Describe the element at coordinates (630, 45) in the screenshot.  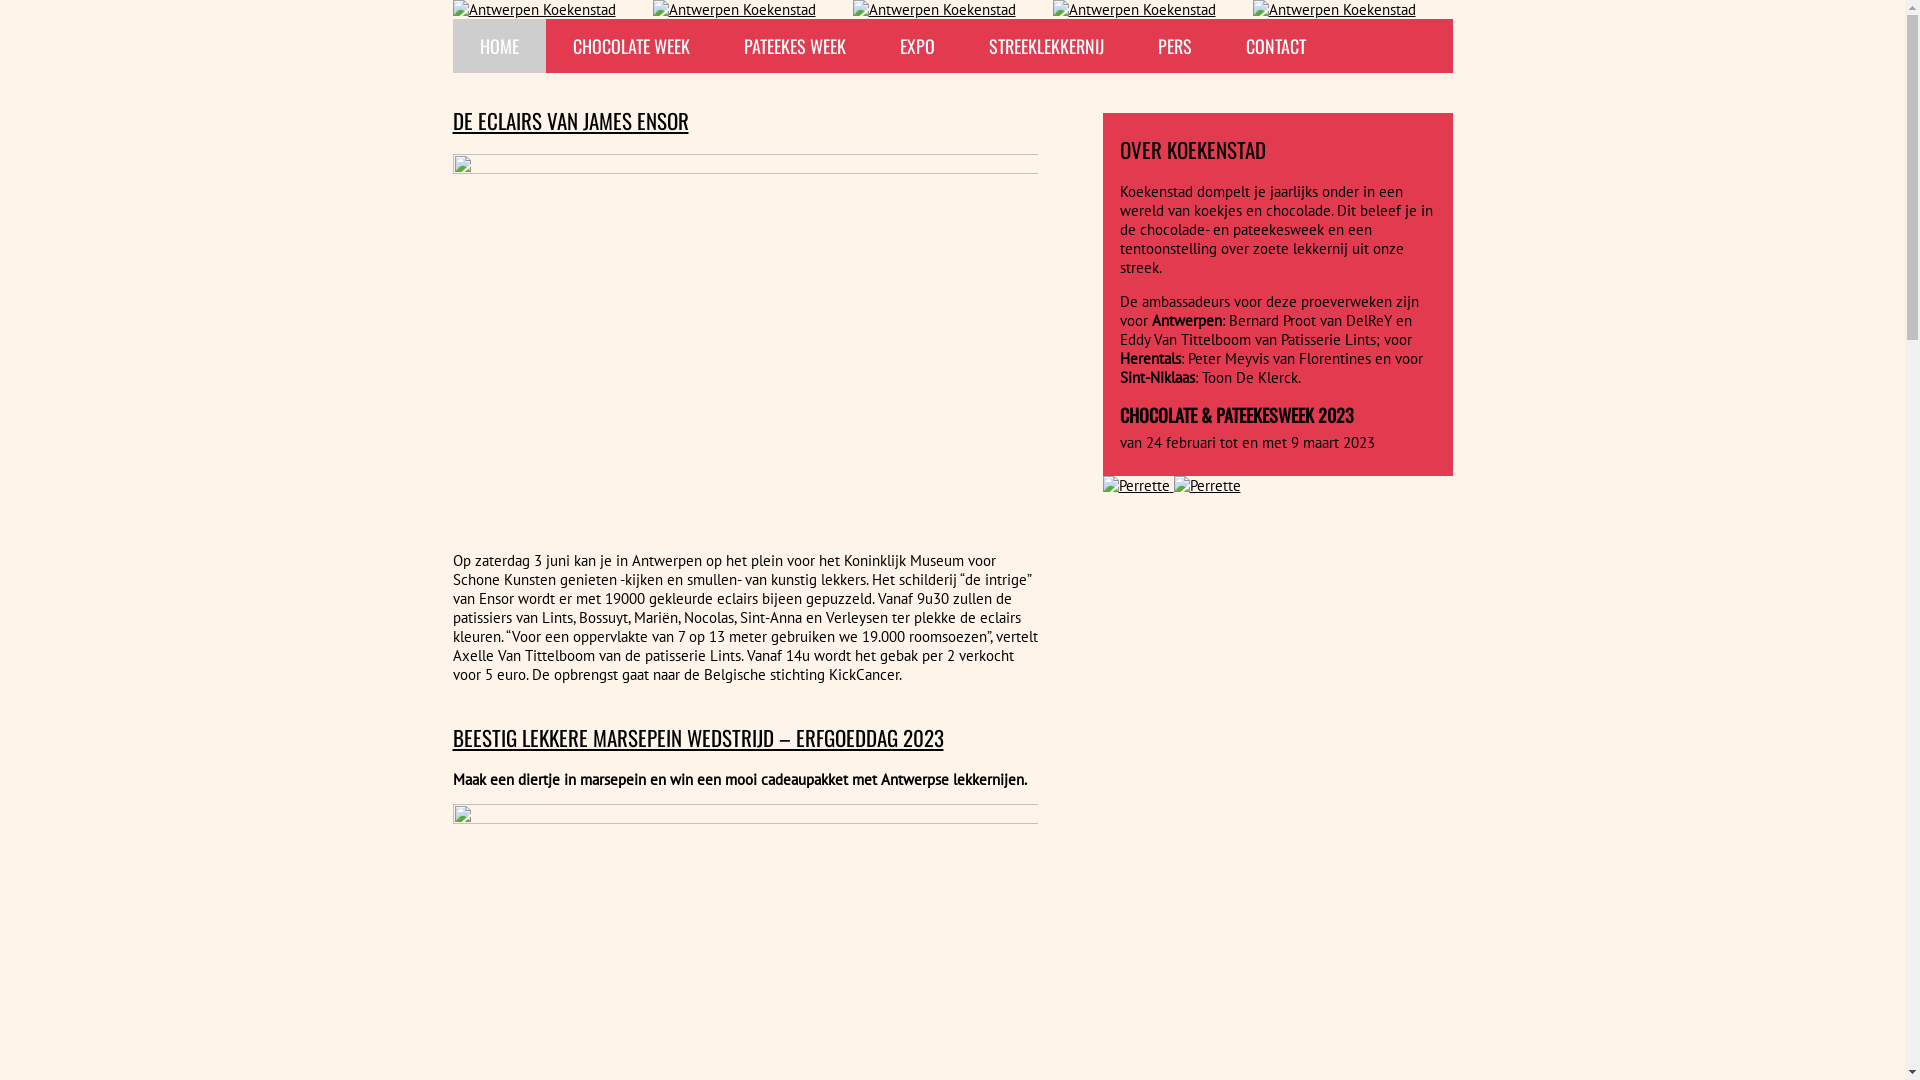
I see `'CHOCOLATE WEEK'` at that location.